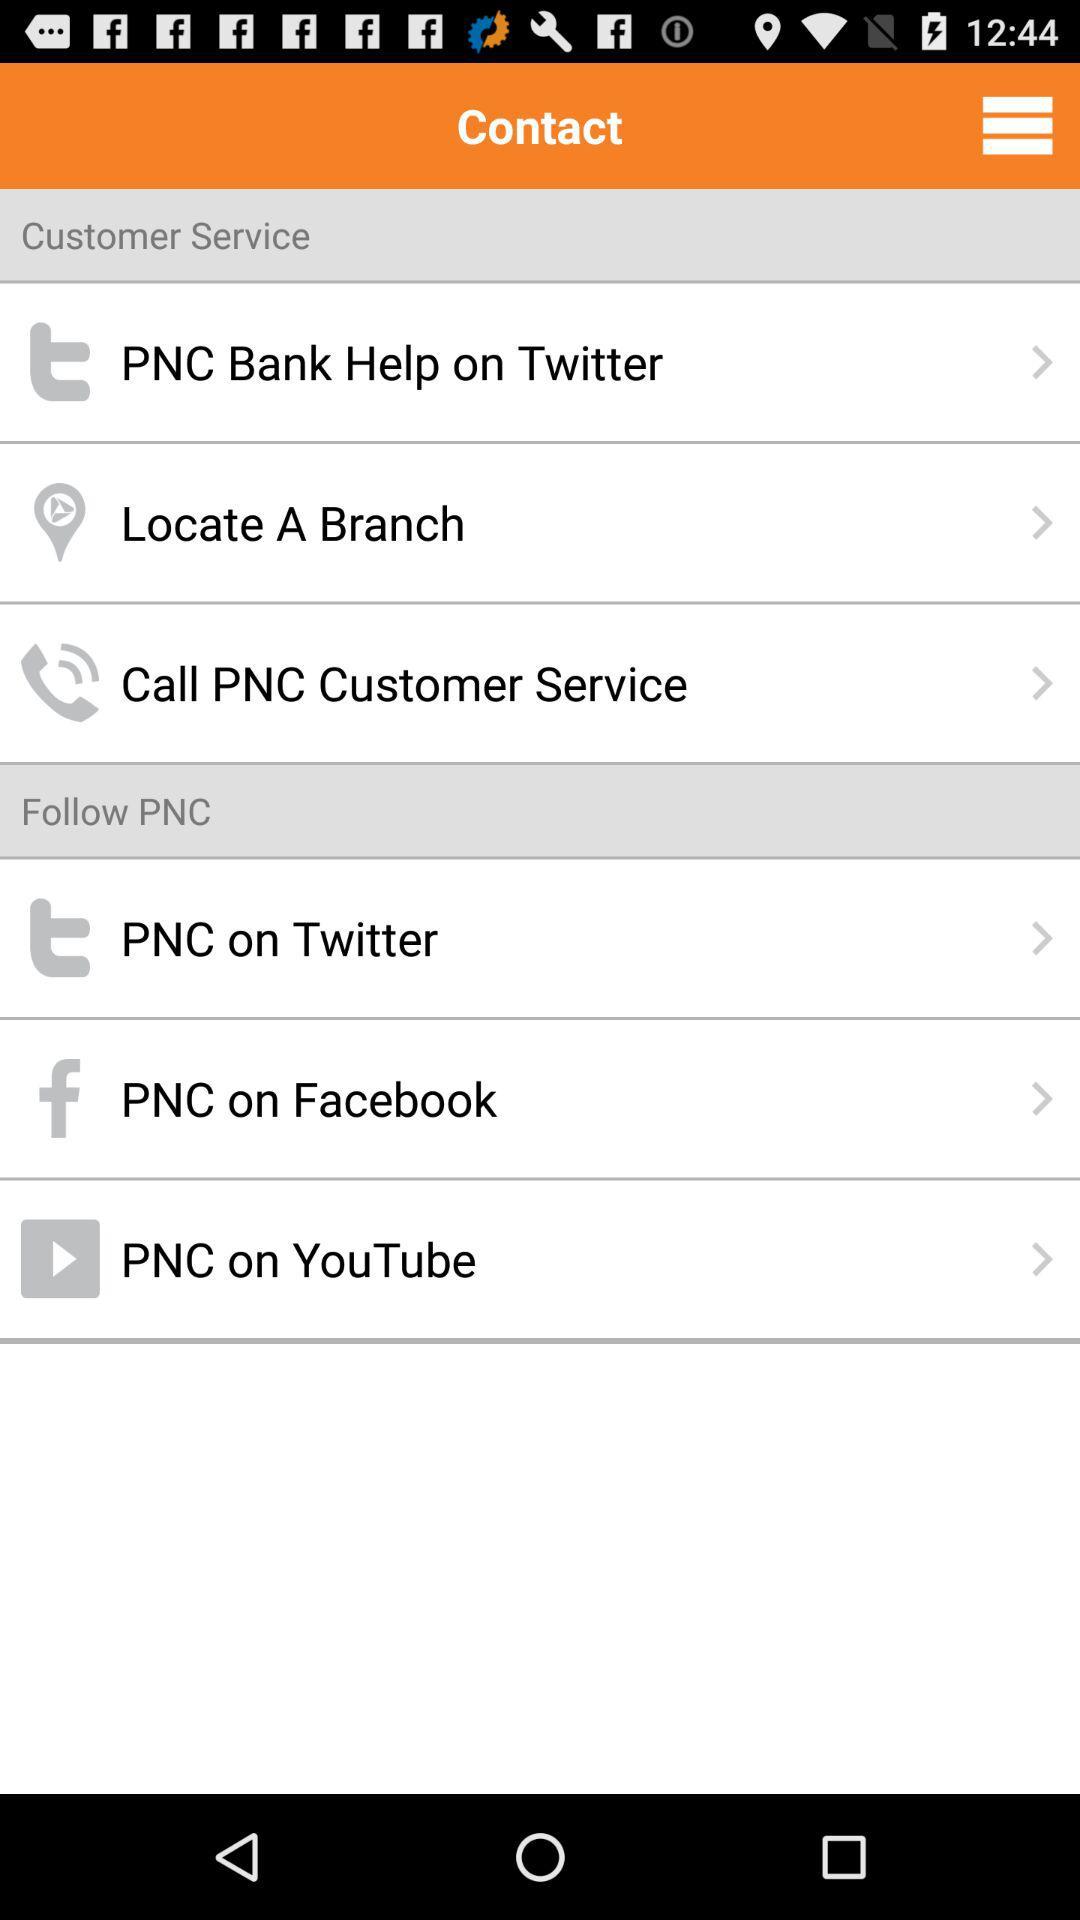  What do you see at coordinates (1017, 133) in the screenshot?
I see `the menu icon` at bounding box center [1017, 133].